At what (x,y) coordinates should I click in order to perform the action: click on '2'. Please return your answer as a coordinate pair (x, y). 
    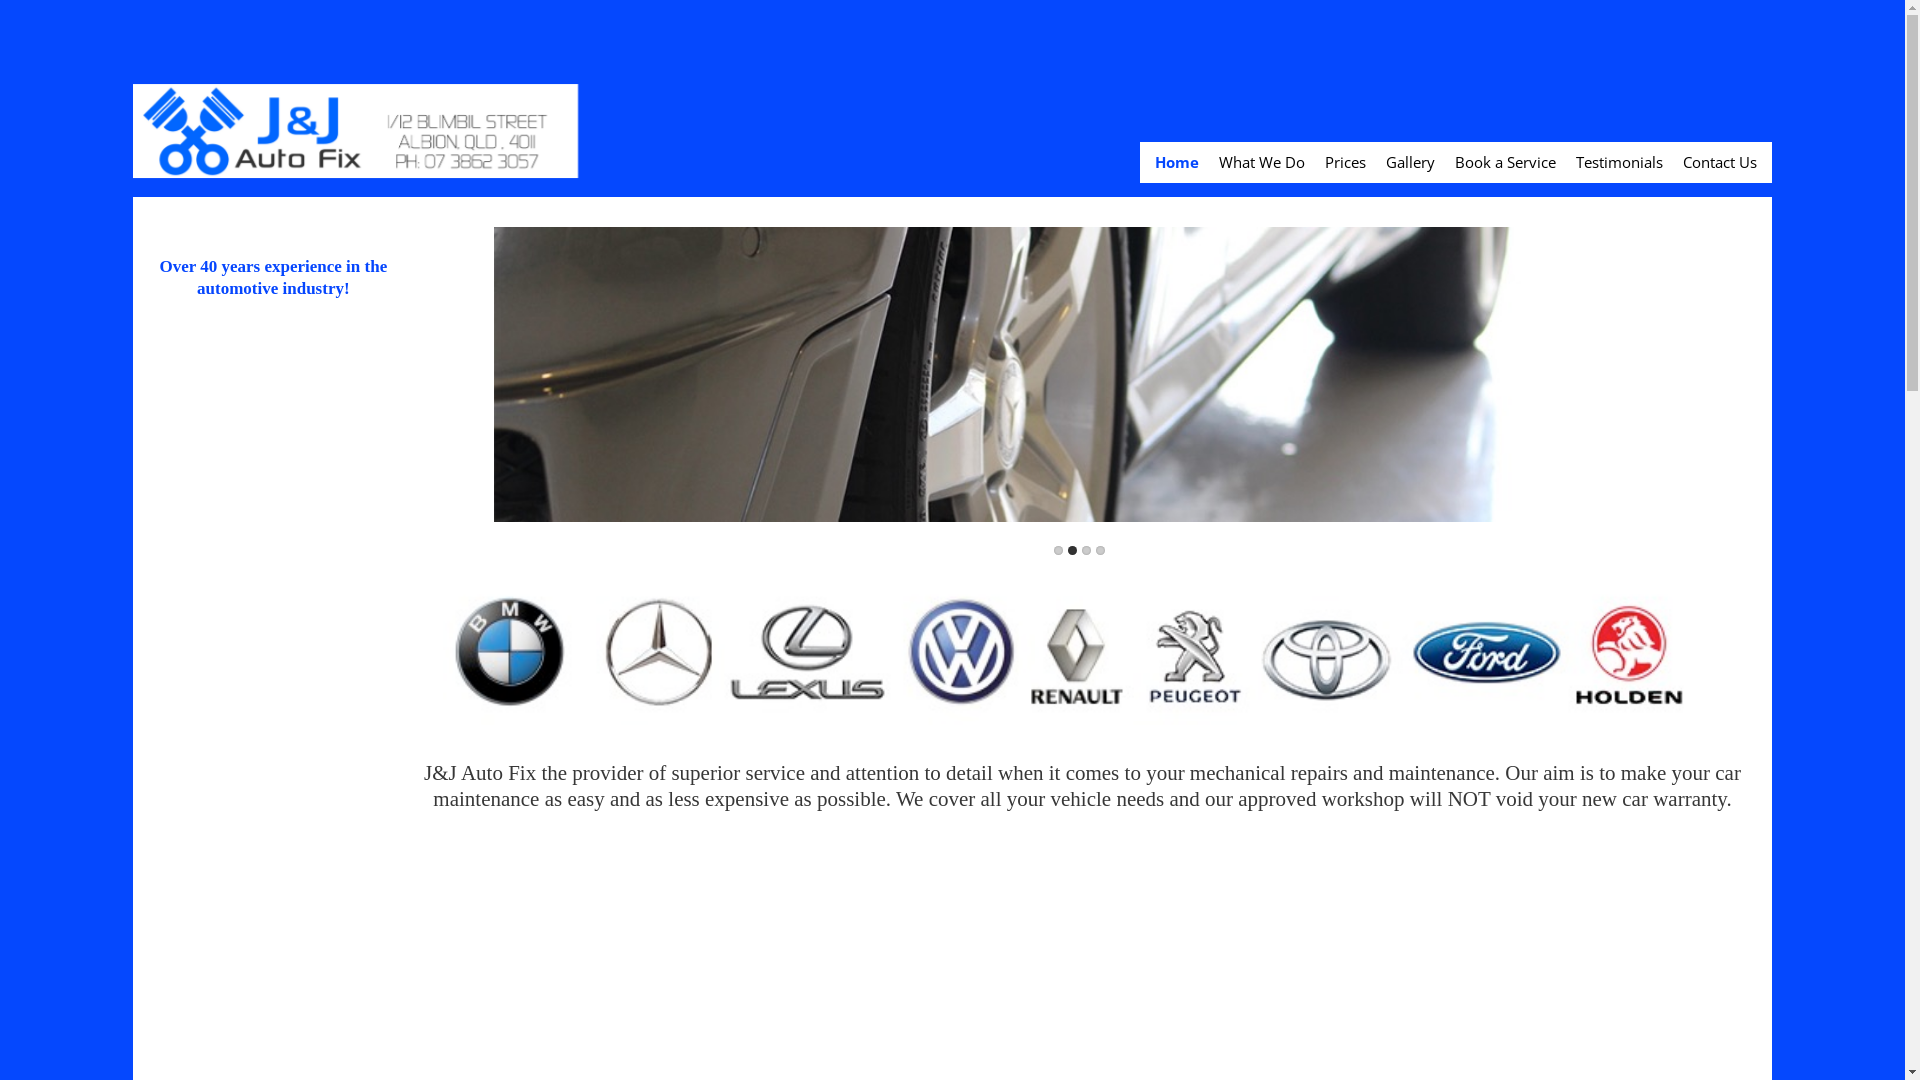
    Looking at the image, I should click on (1071, 550).